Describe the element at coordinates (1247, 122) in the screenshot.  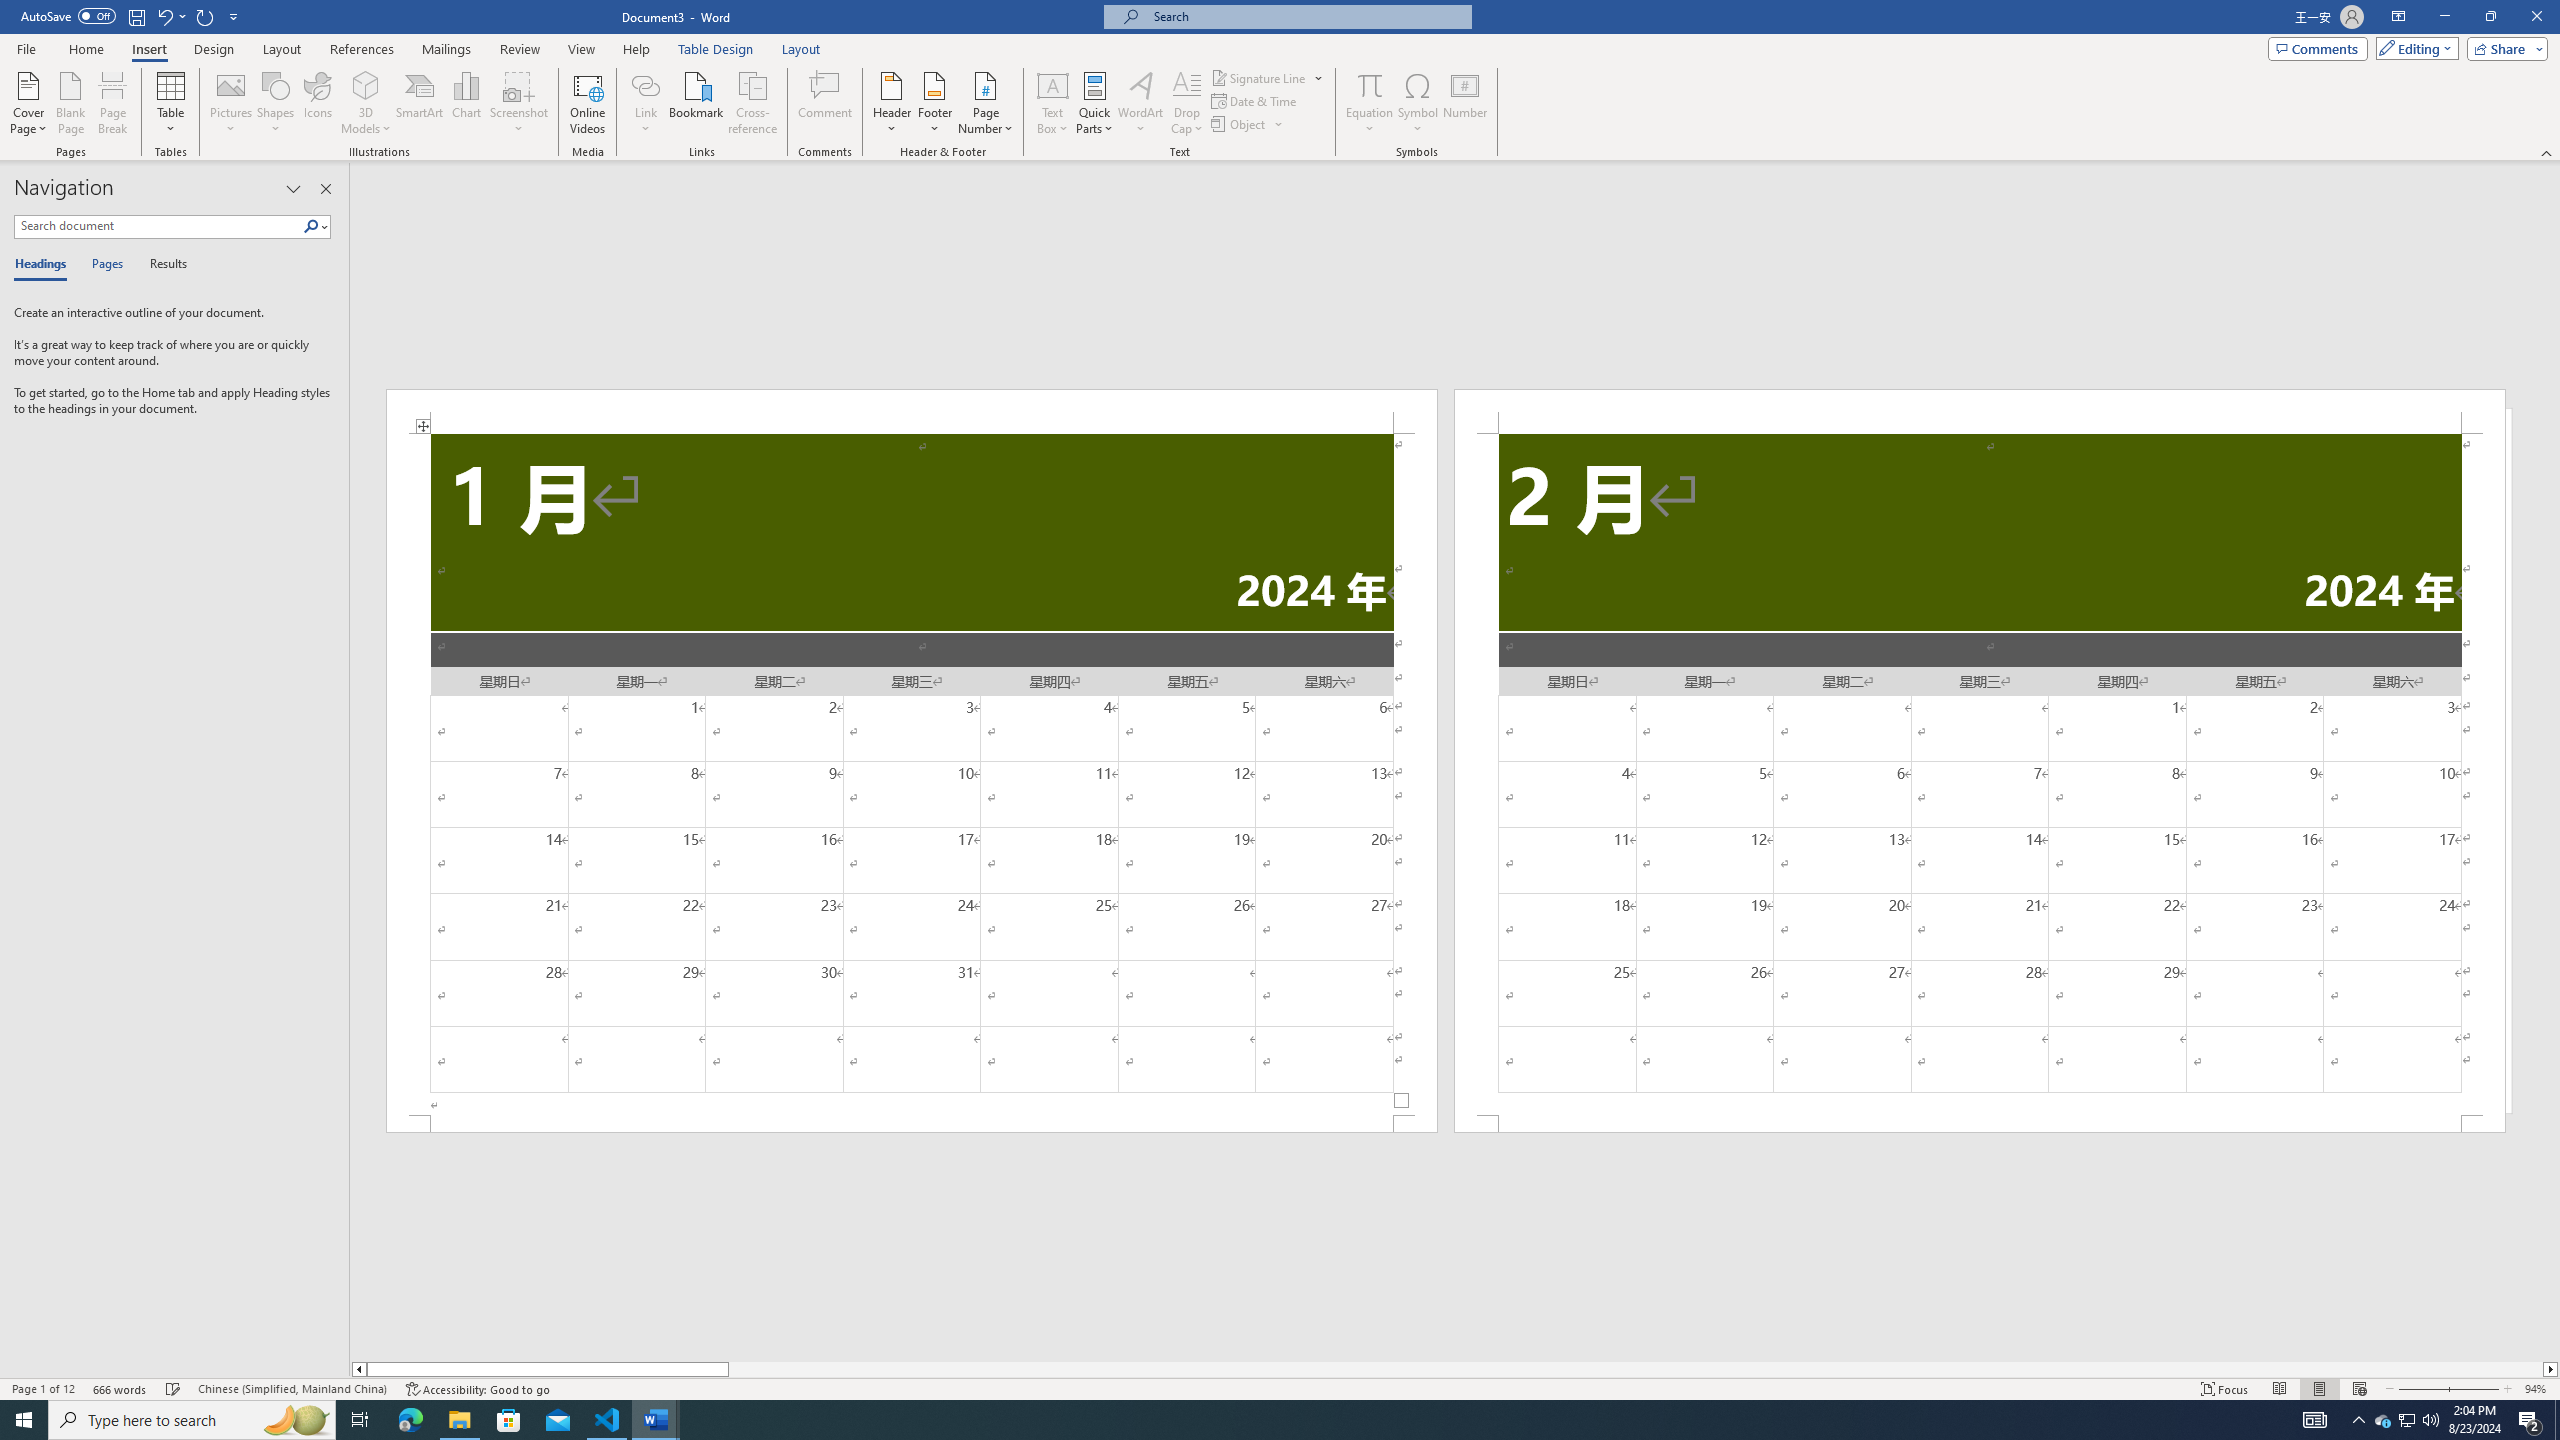
I see `'Object...'` at that location.